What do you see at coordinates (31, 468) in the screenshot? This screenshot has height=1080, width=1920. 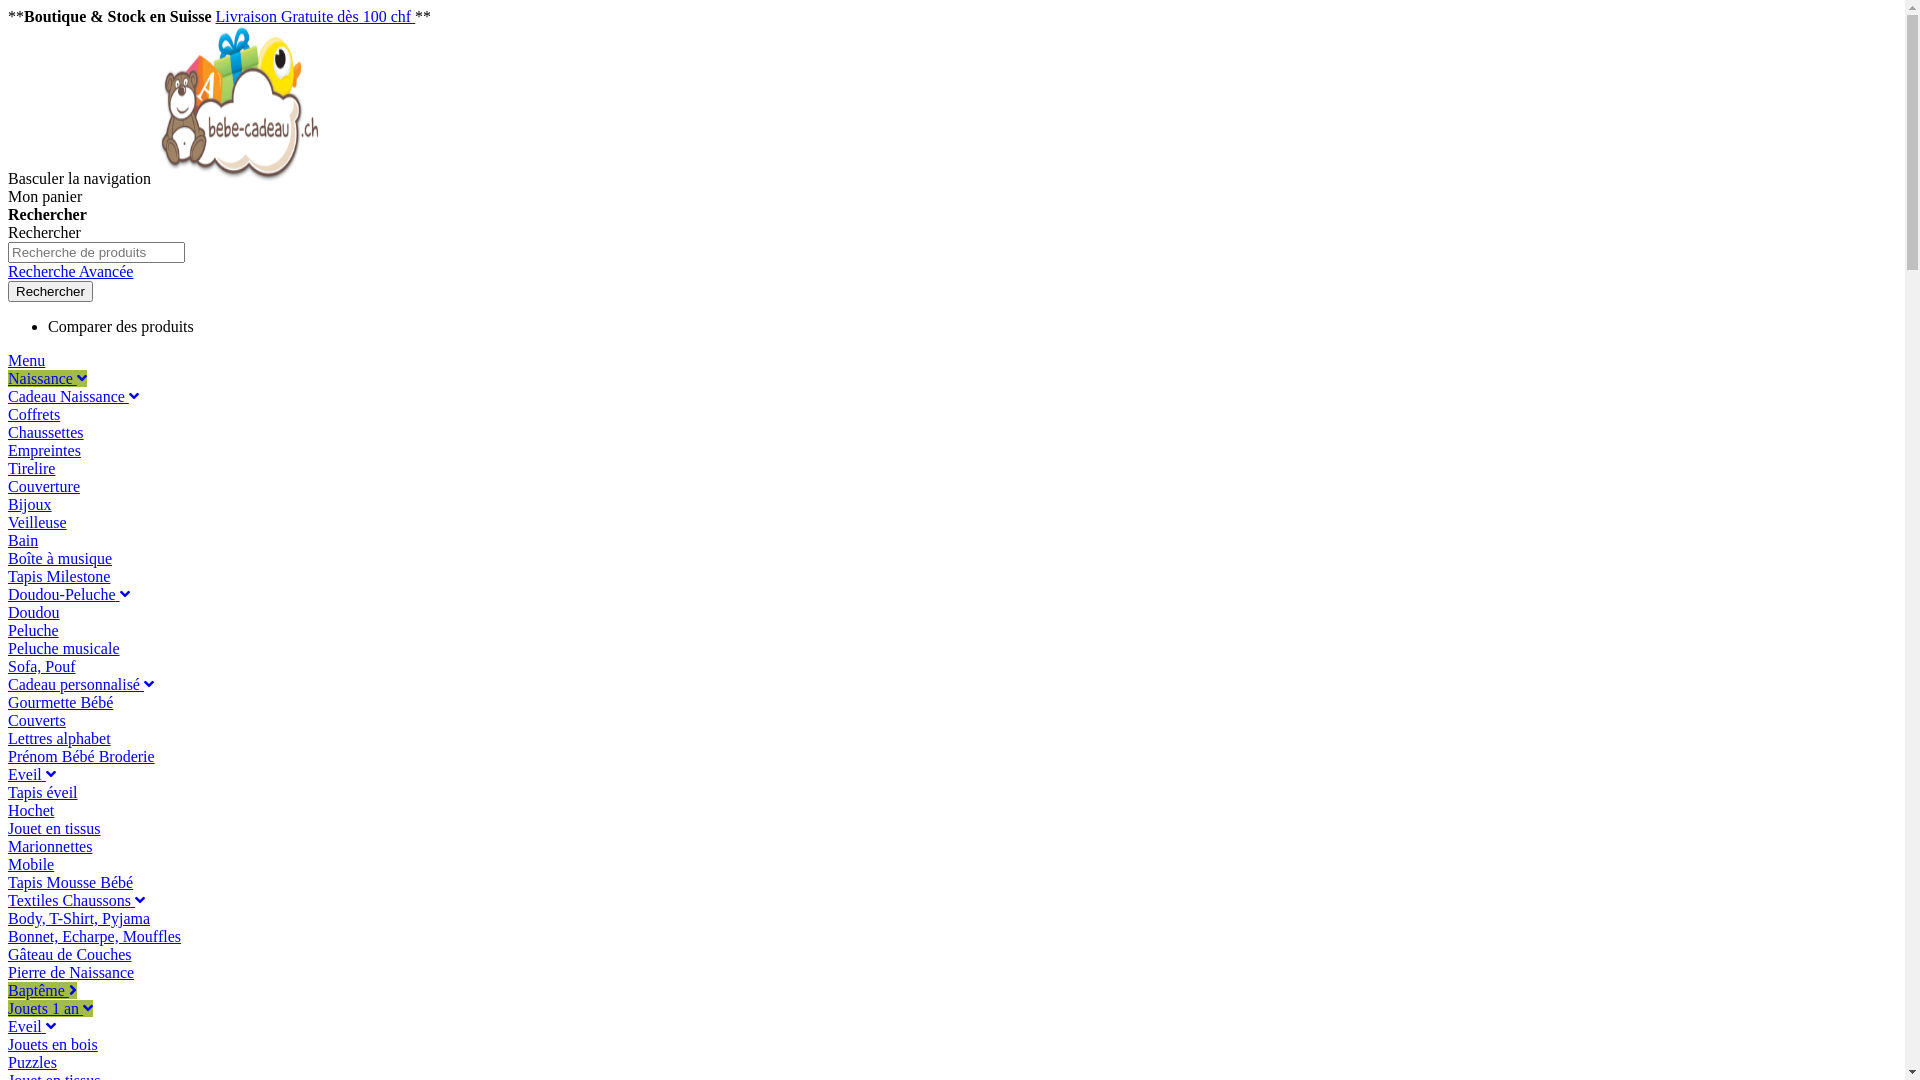 I see `'Tirelire'` at bounding box center [31, 468].